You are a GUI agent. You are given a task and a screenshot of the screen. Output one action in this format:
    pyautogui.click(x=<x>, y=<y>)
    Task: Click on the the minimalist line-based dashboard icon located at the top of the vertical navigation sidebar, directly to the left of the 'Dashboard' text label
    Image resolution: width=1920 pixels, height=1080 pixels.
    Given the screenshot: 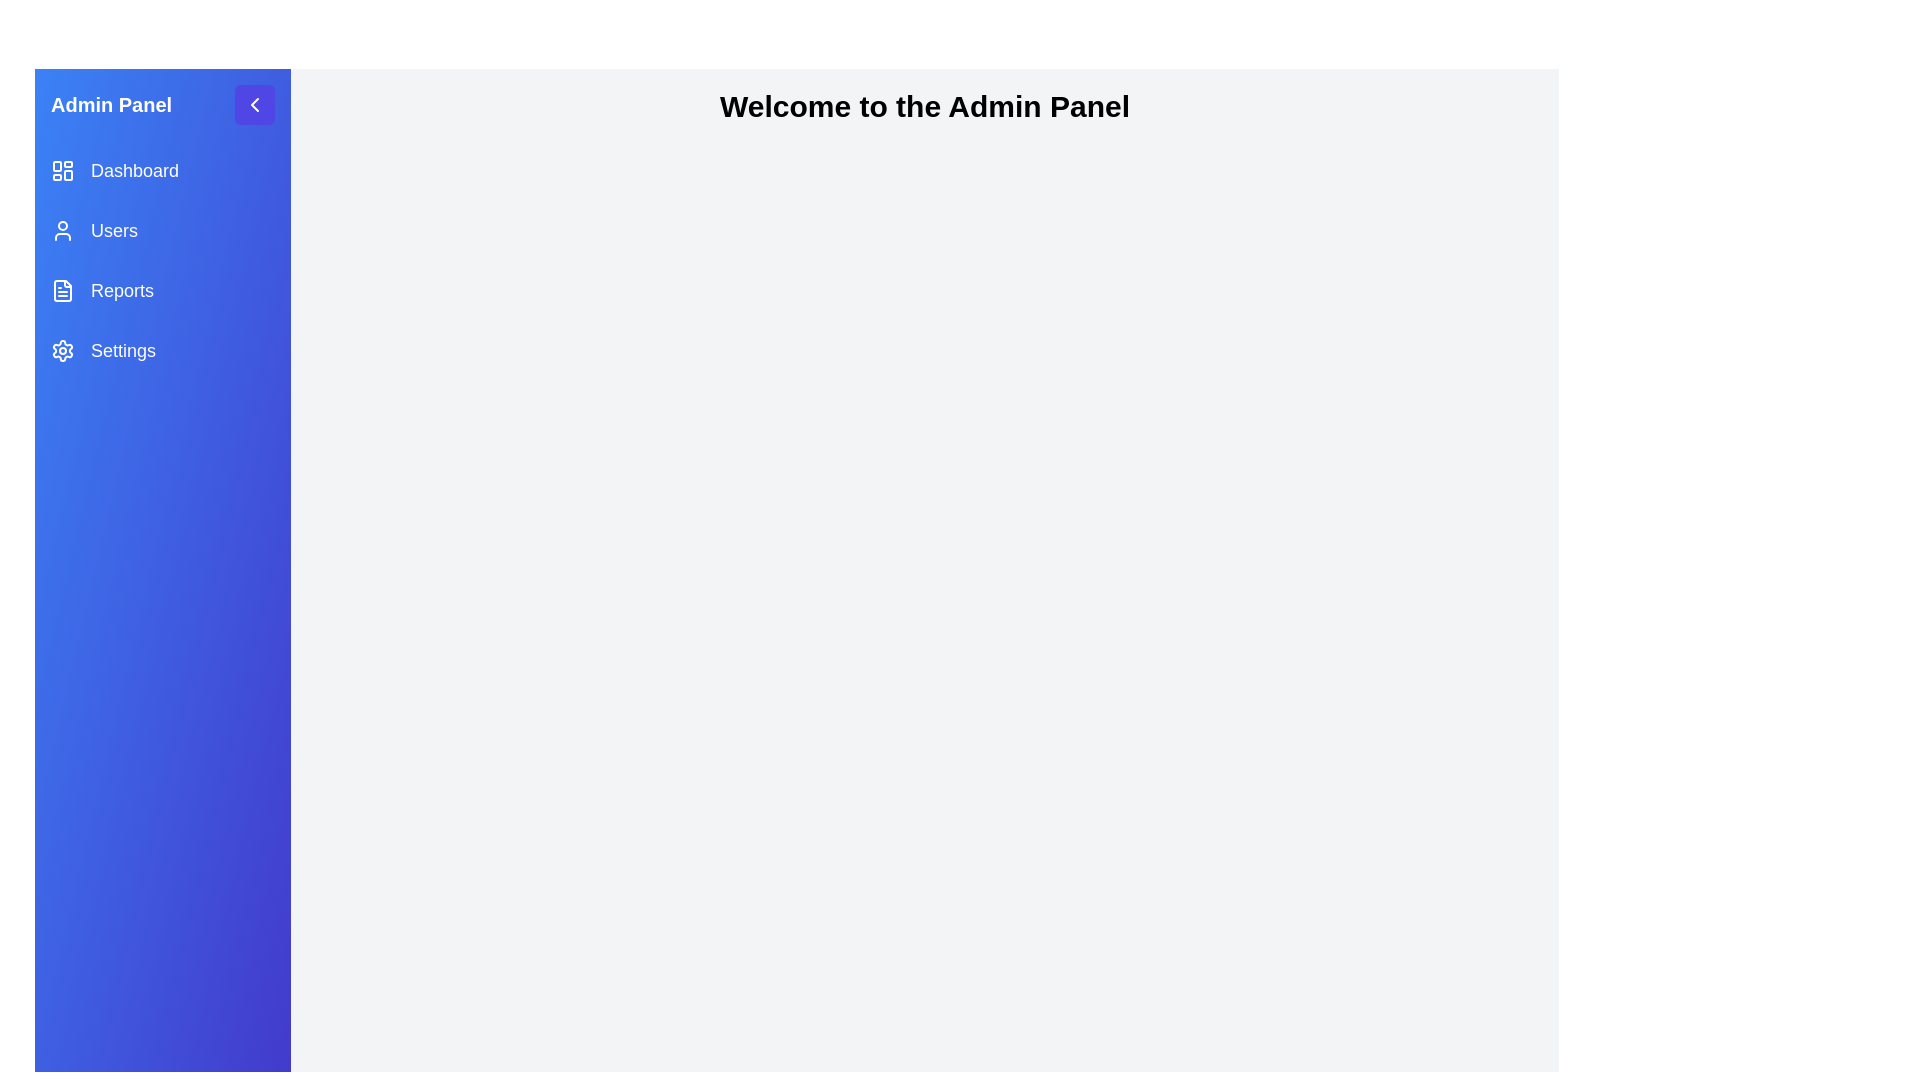 What is the action you would take?
    pyautogui.click(x=62, y=169)
    